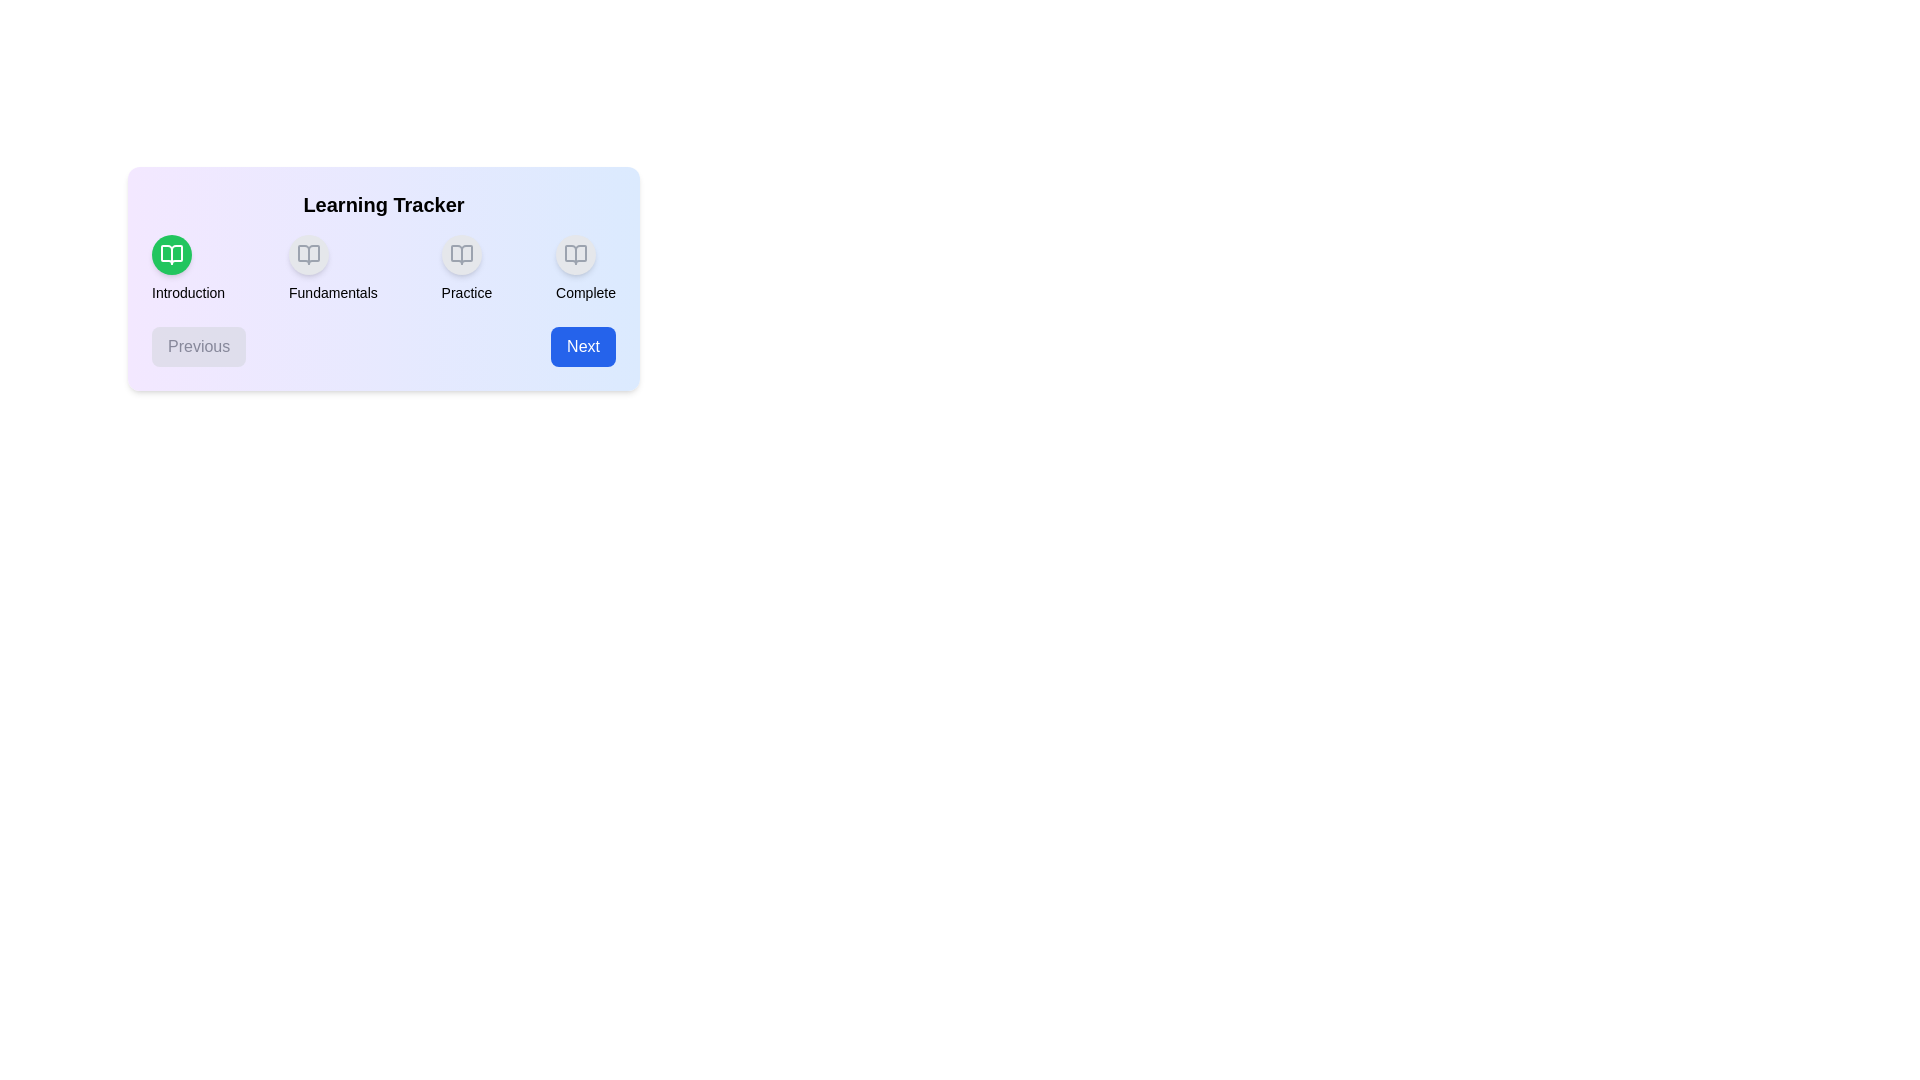  I want to click on the button-like decorative element representing the 'Fundamentals' section in the Learning Tracker interface, located directly above the text label 'Fundamentals', so click(308, 253).